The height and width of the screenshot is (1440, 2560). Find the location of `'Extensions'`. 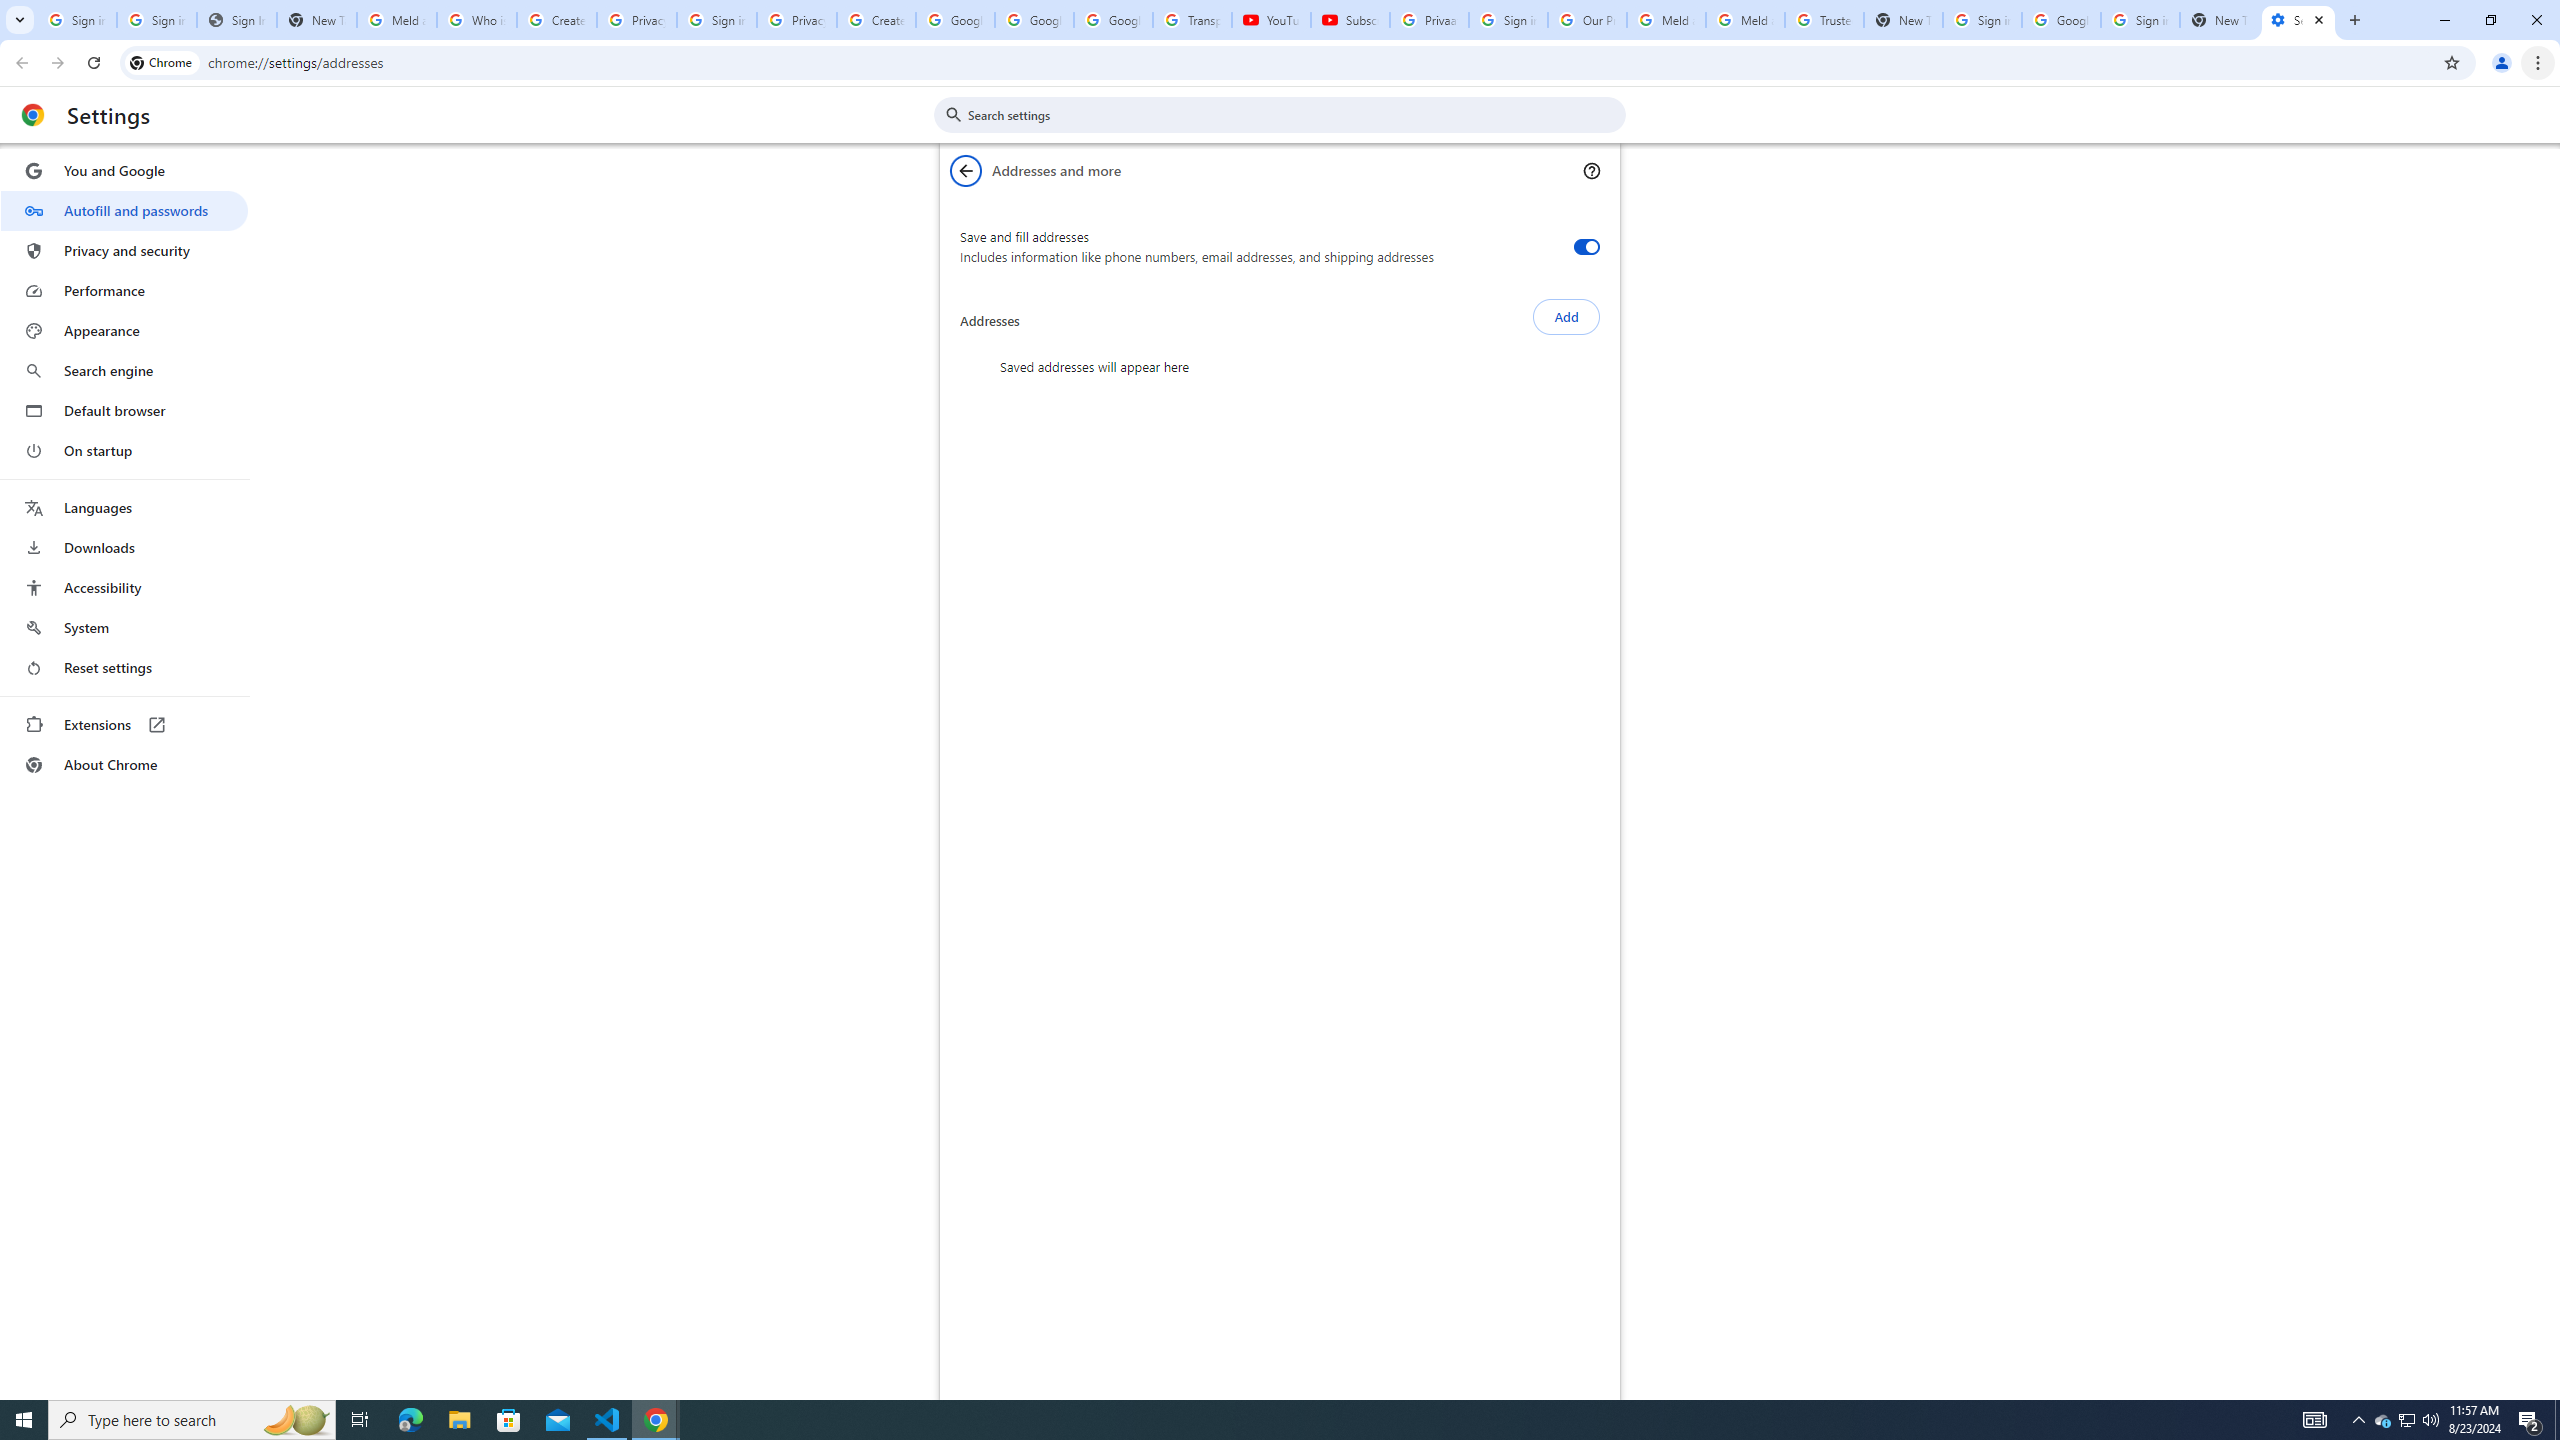

'Extensions' is located at coordinates (123, 724).